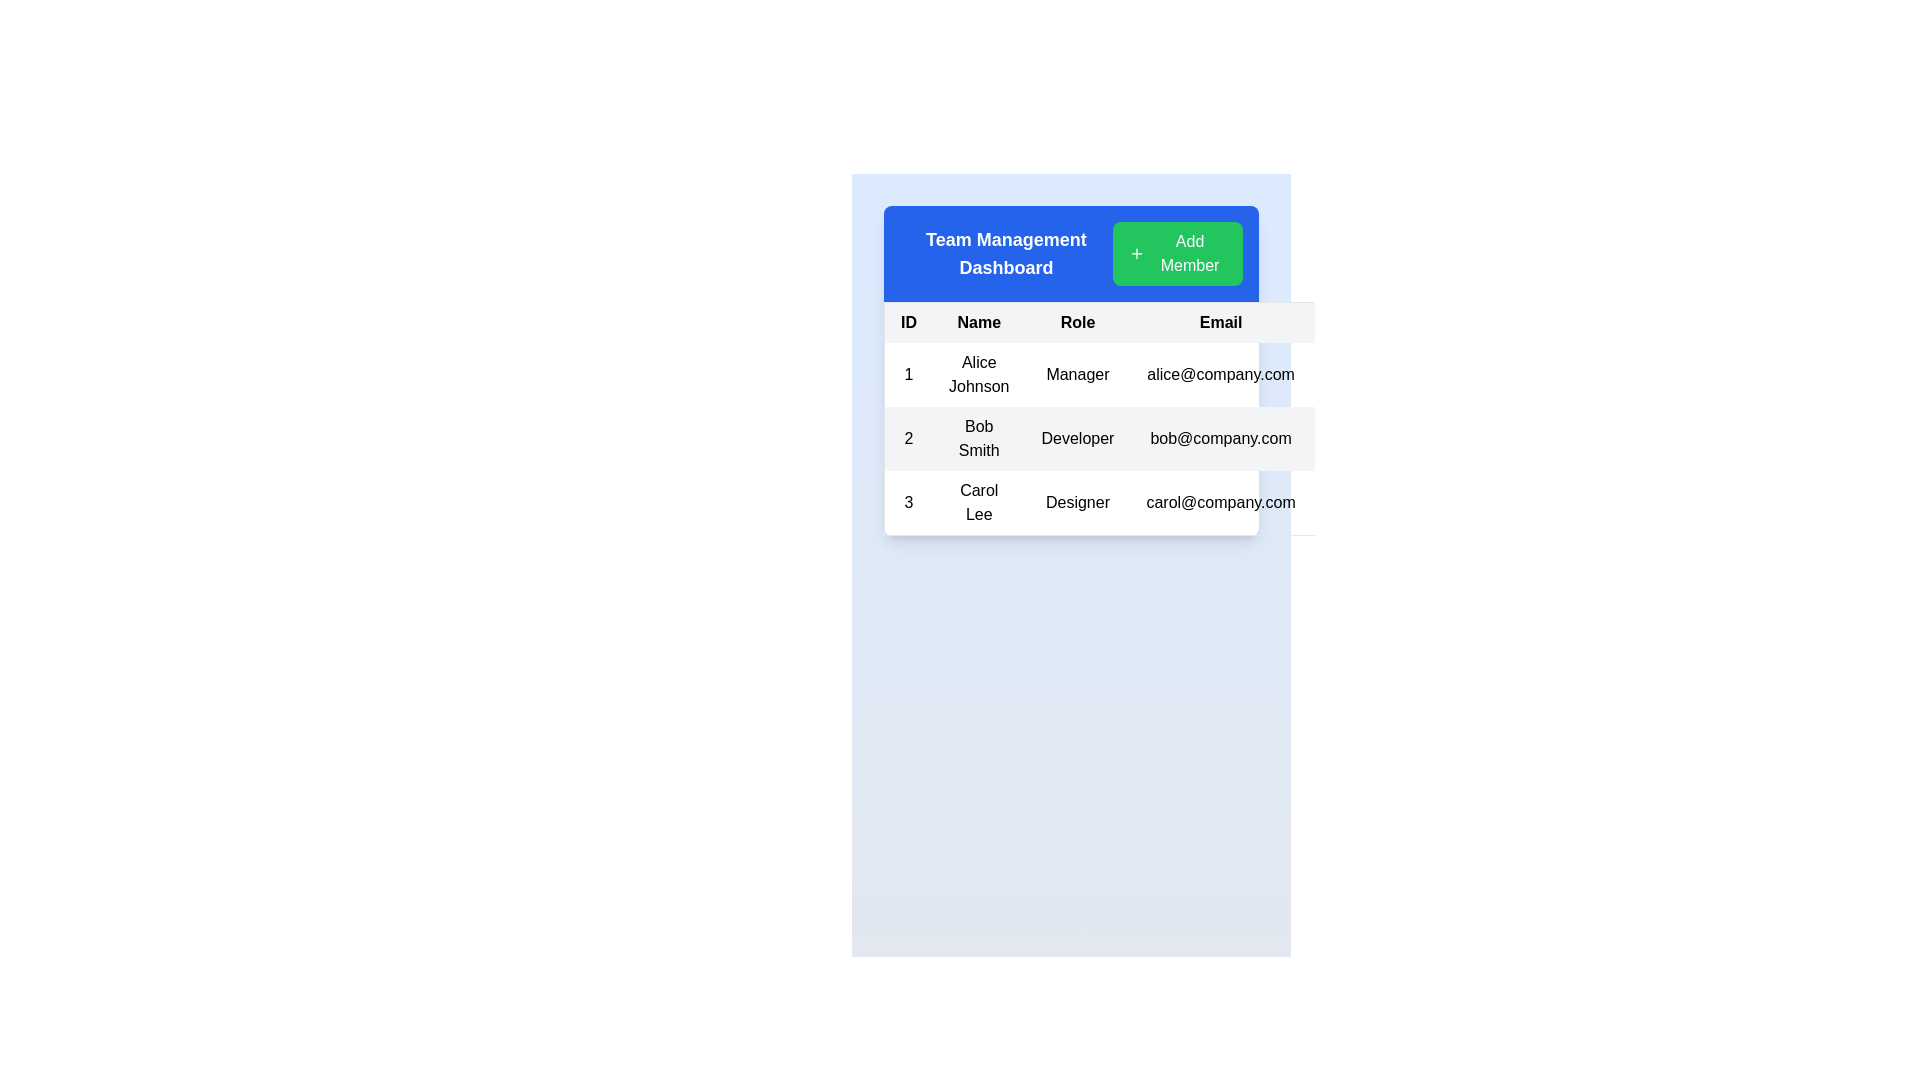  Describe the element at coordinates (1192, 374) in the screenshot. I see `the first row in the user details table, which displays ID, name, role, and email information` at that location.